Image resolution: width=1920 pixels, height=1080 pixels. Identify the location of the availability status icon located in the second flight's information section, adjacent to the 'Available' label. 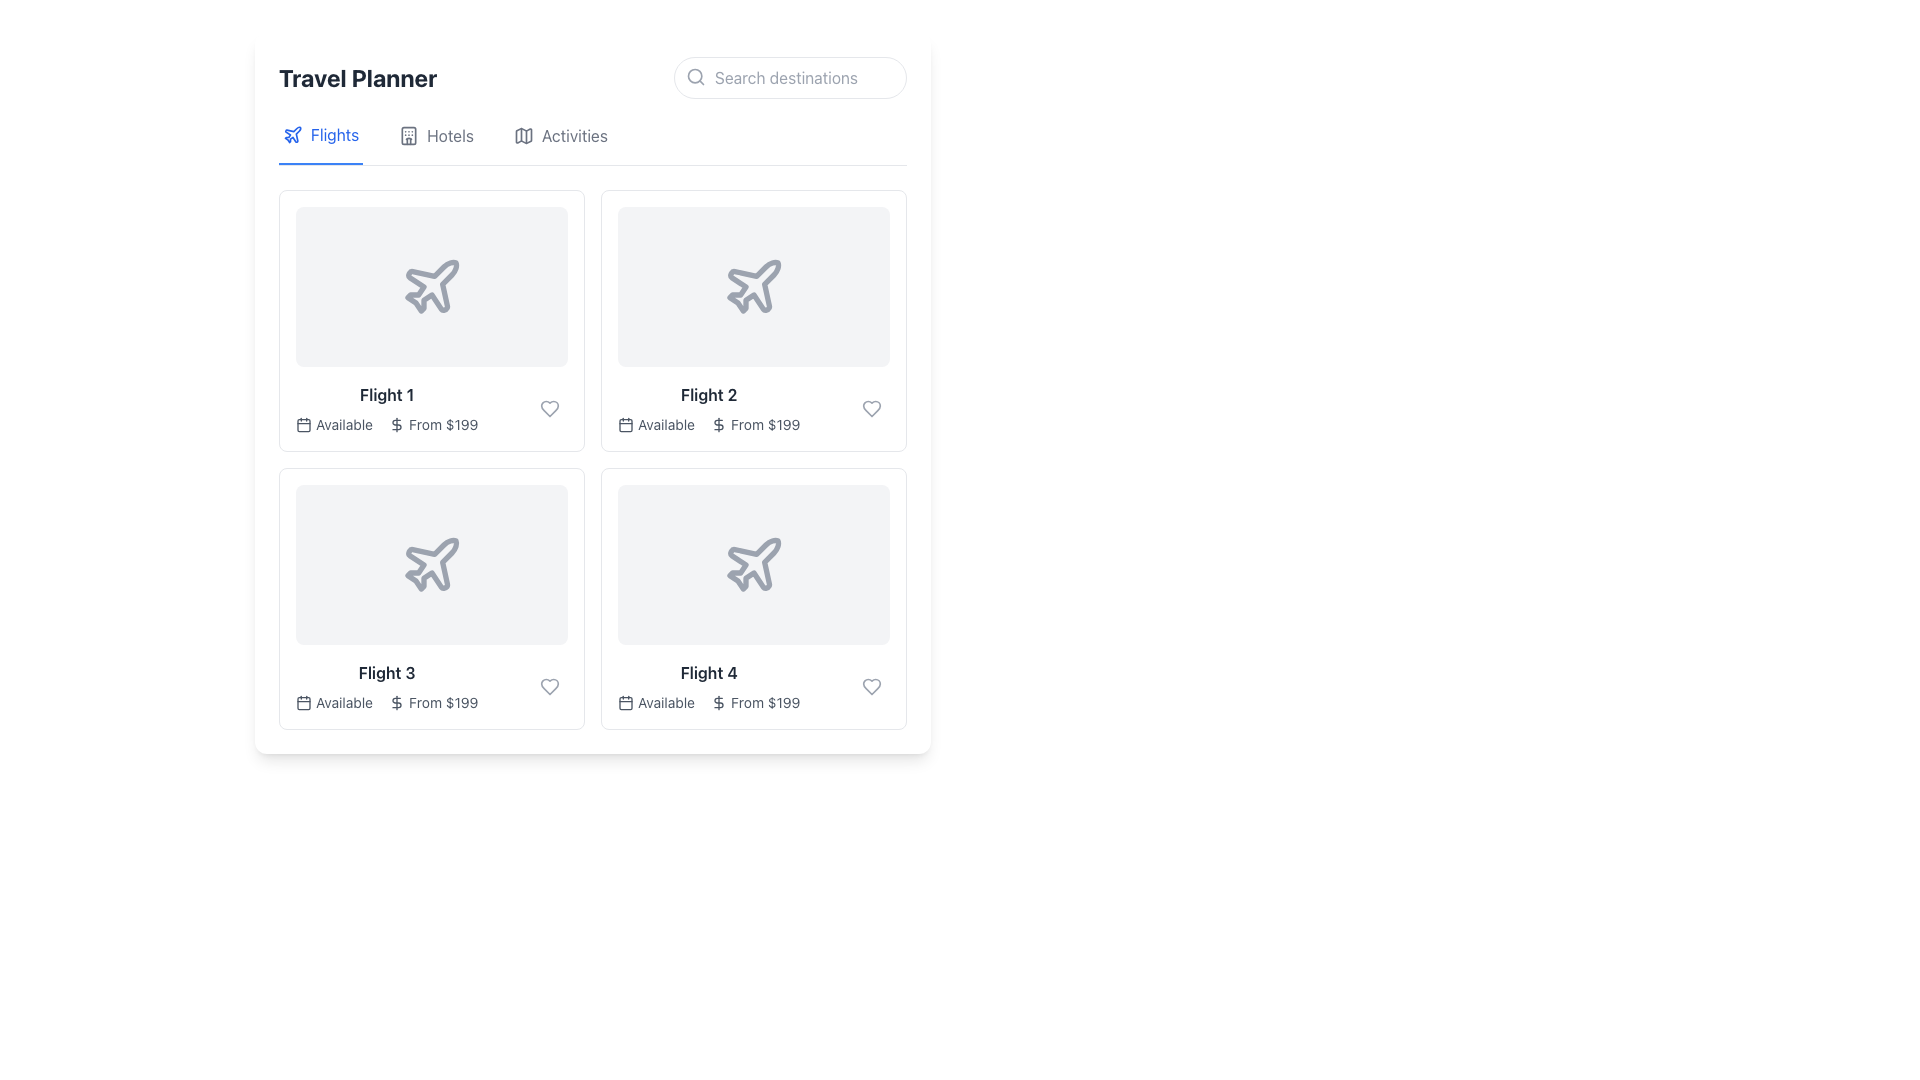
(624, 423).